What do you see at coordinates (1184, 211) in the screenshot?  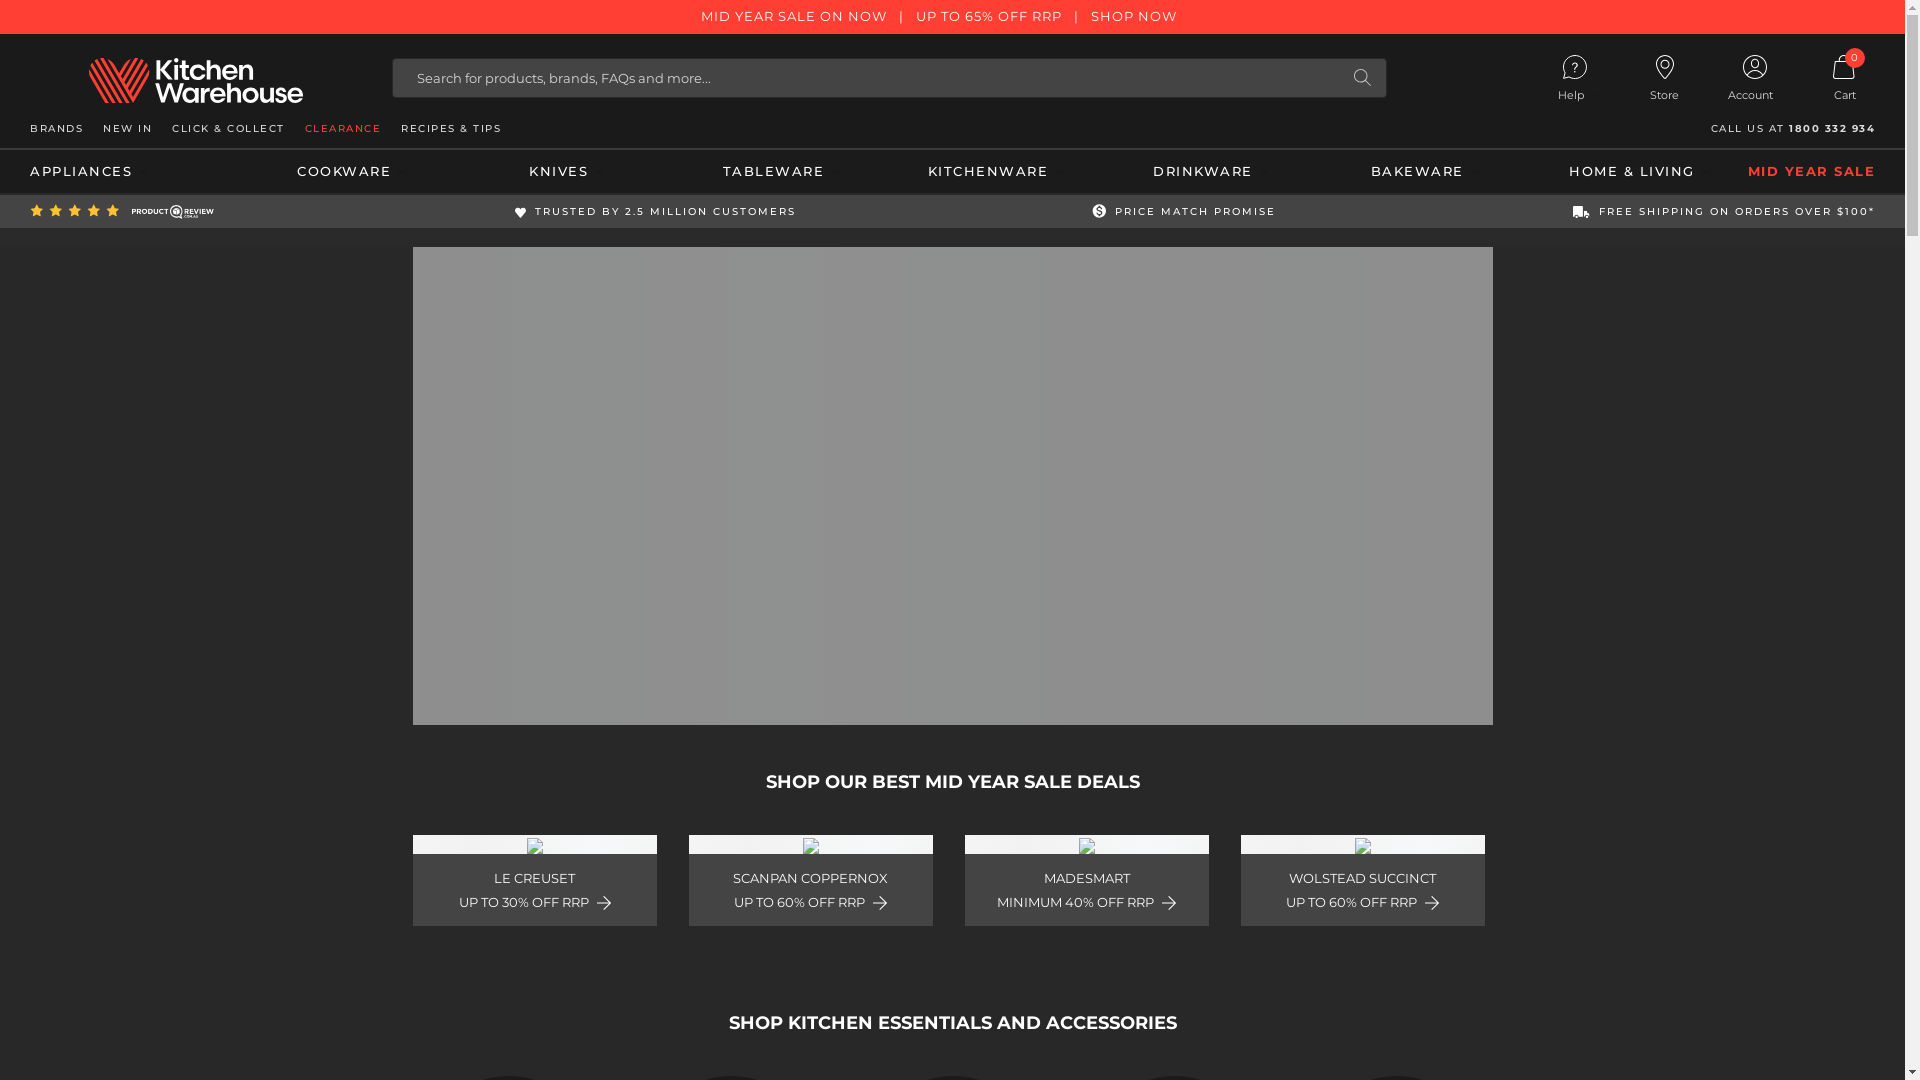 I see `'PRICE MATCH PROMISE'` at bounding box center [1184, 211].